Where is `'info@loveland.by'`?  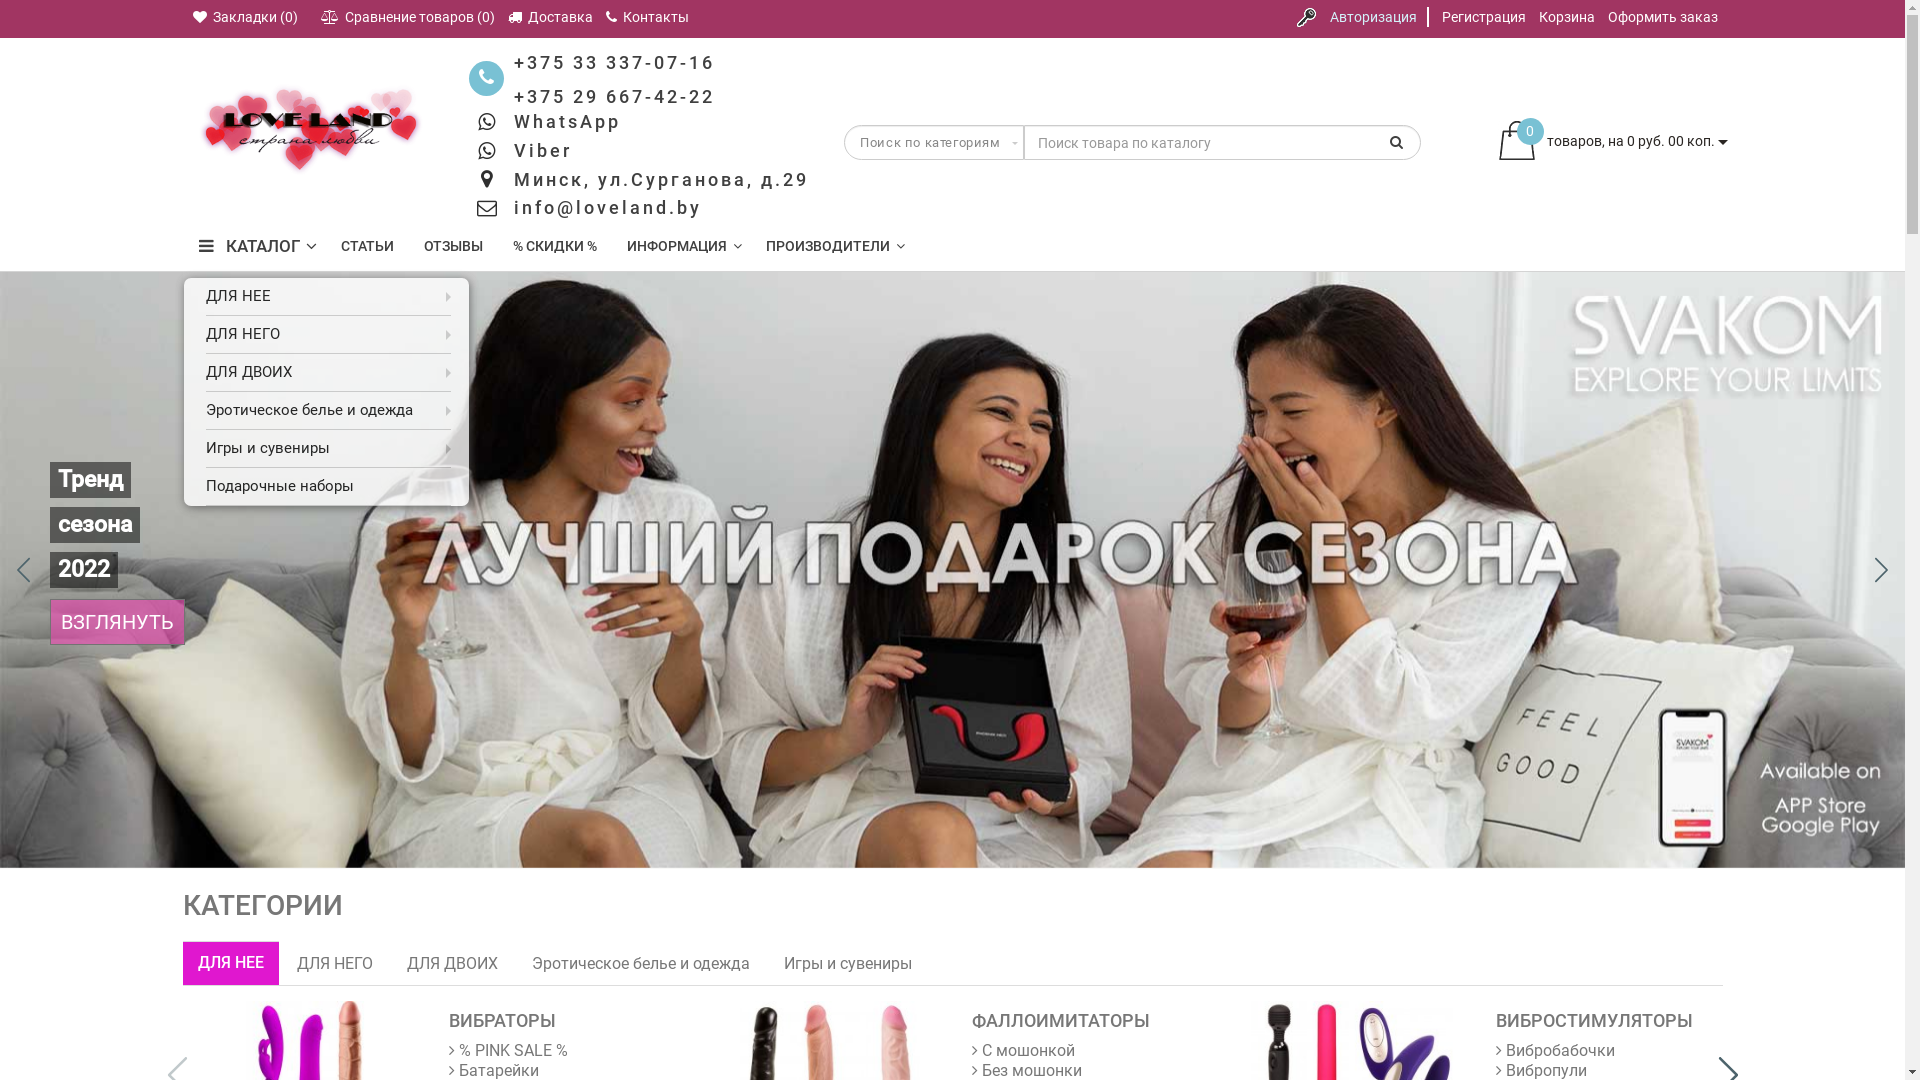 'info@loveland.by' is located at coordinates (513, 207).